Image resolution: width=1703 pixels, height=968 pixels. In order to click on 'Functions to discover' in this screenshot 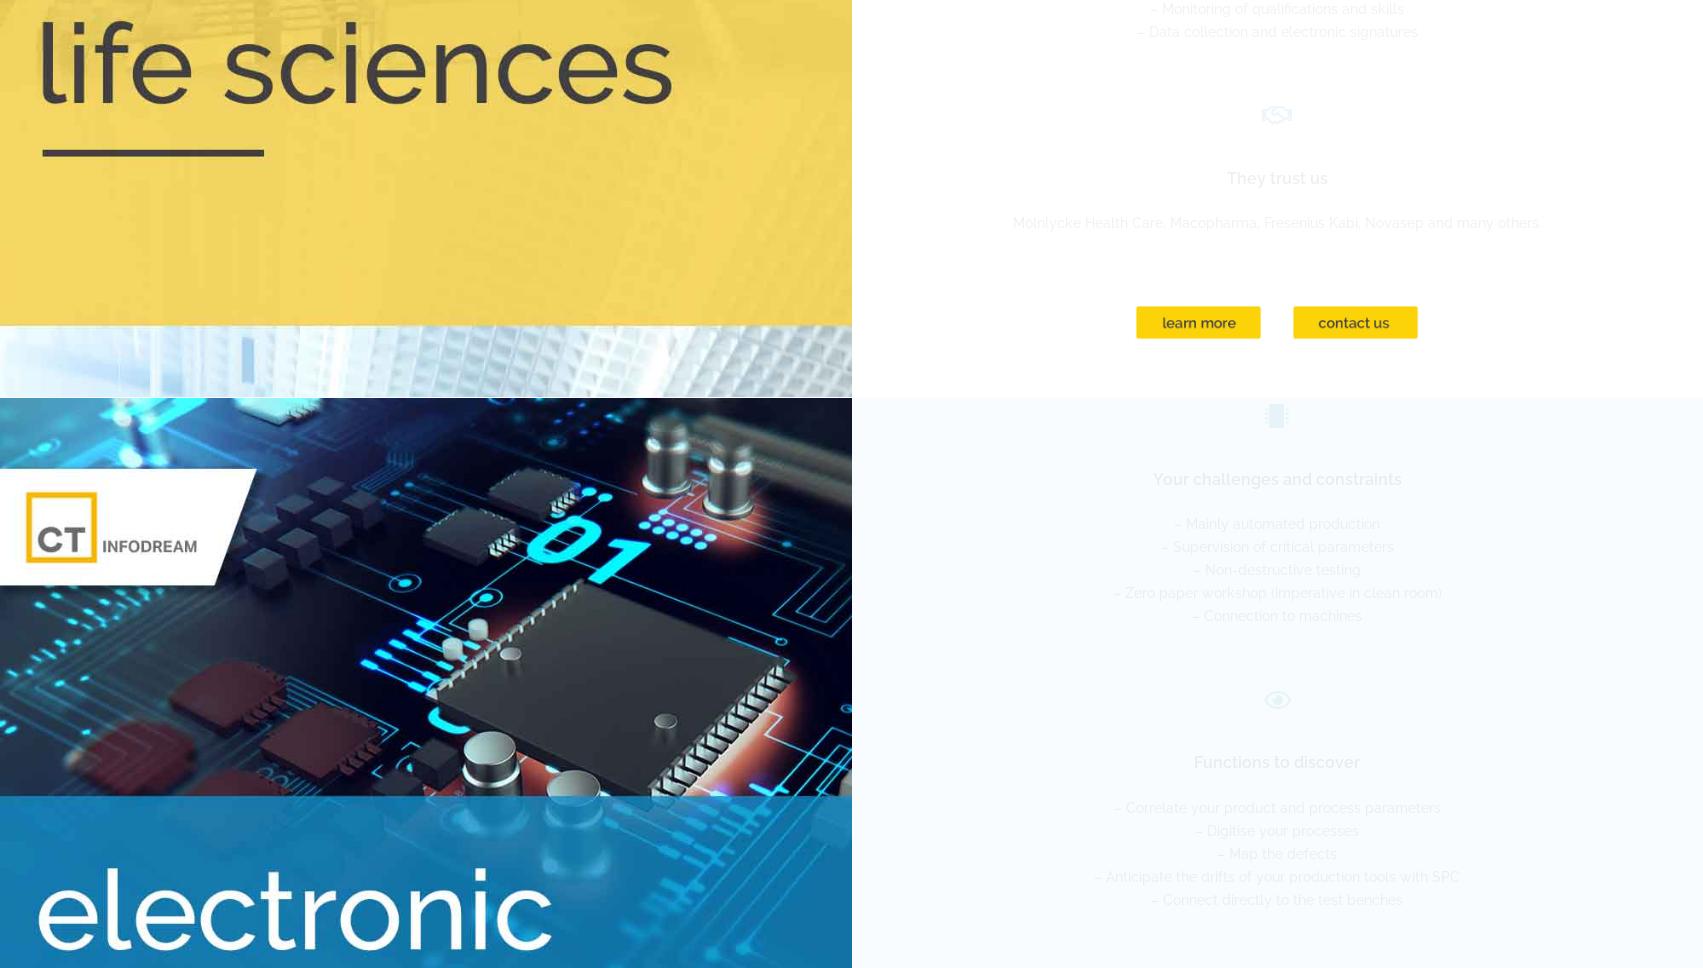, I will do `click(1276, 762)`.